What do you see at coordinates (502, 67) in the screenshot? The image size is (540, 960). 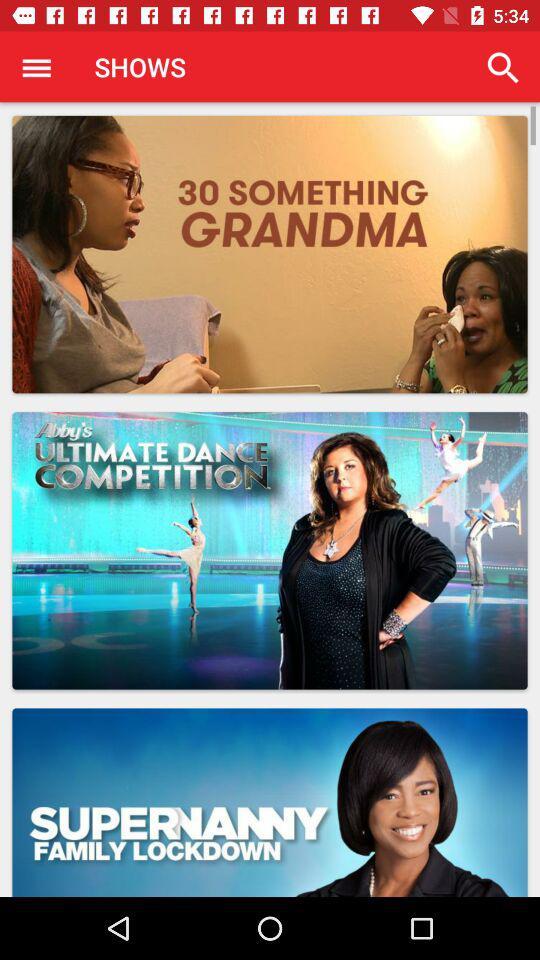 I see `the icon next to shows app` at bounding box center [502, 67].